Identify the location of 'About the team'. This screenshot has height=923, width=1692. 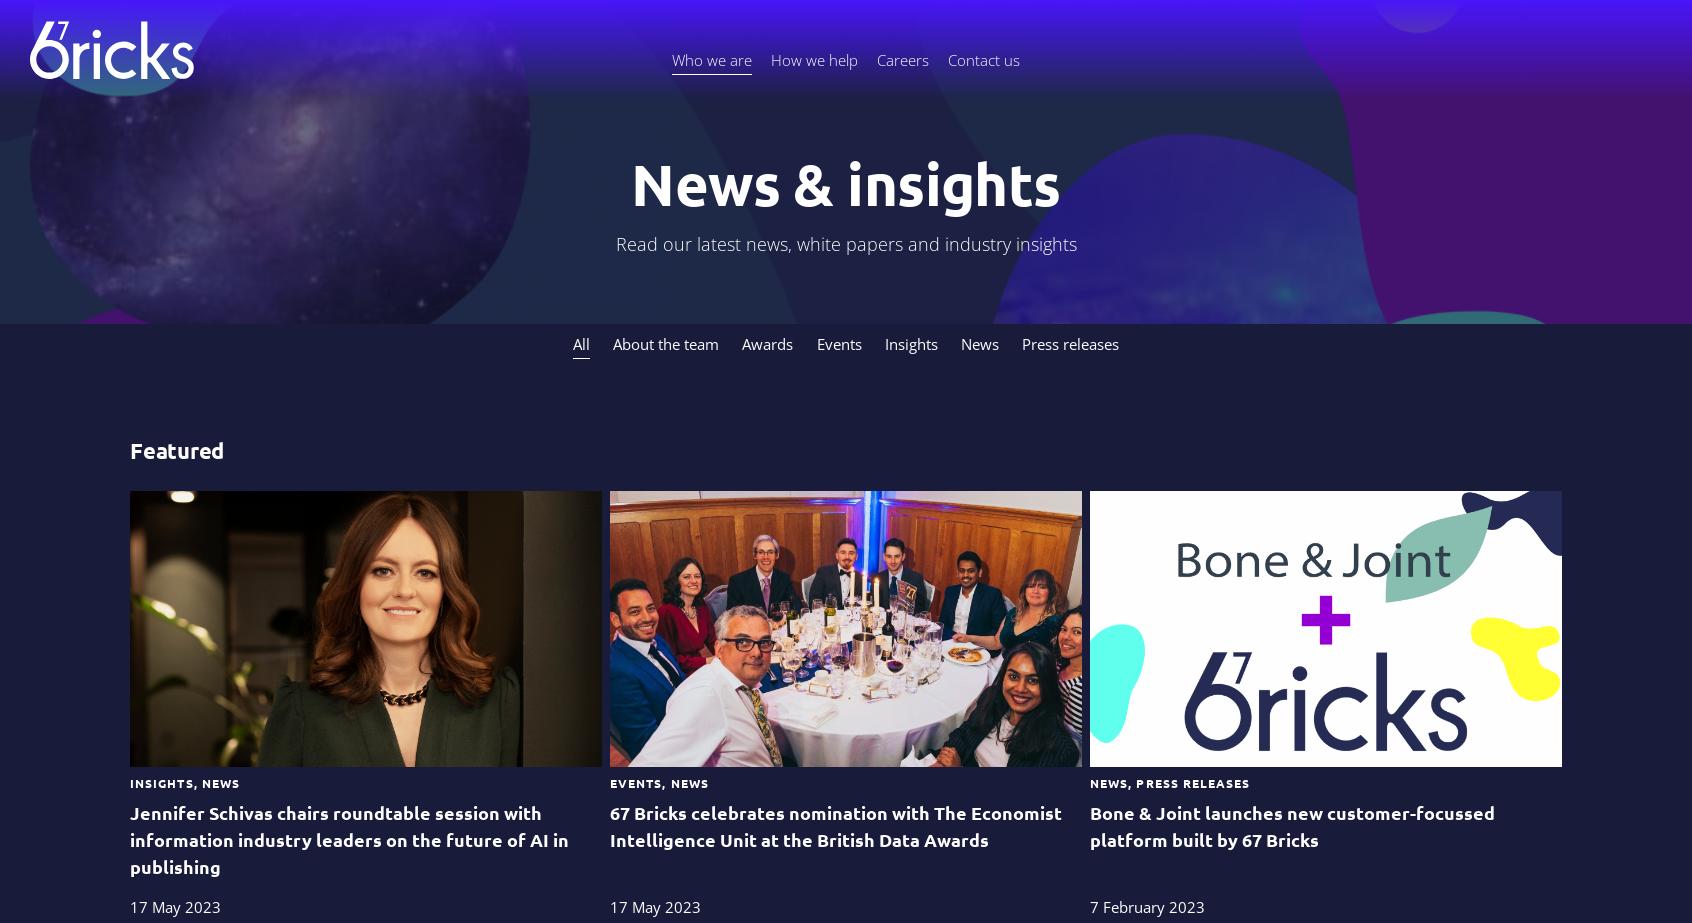
(665, 344).